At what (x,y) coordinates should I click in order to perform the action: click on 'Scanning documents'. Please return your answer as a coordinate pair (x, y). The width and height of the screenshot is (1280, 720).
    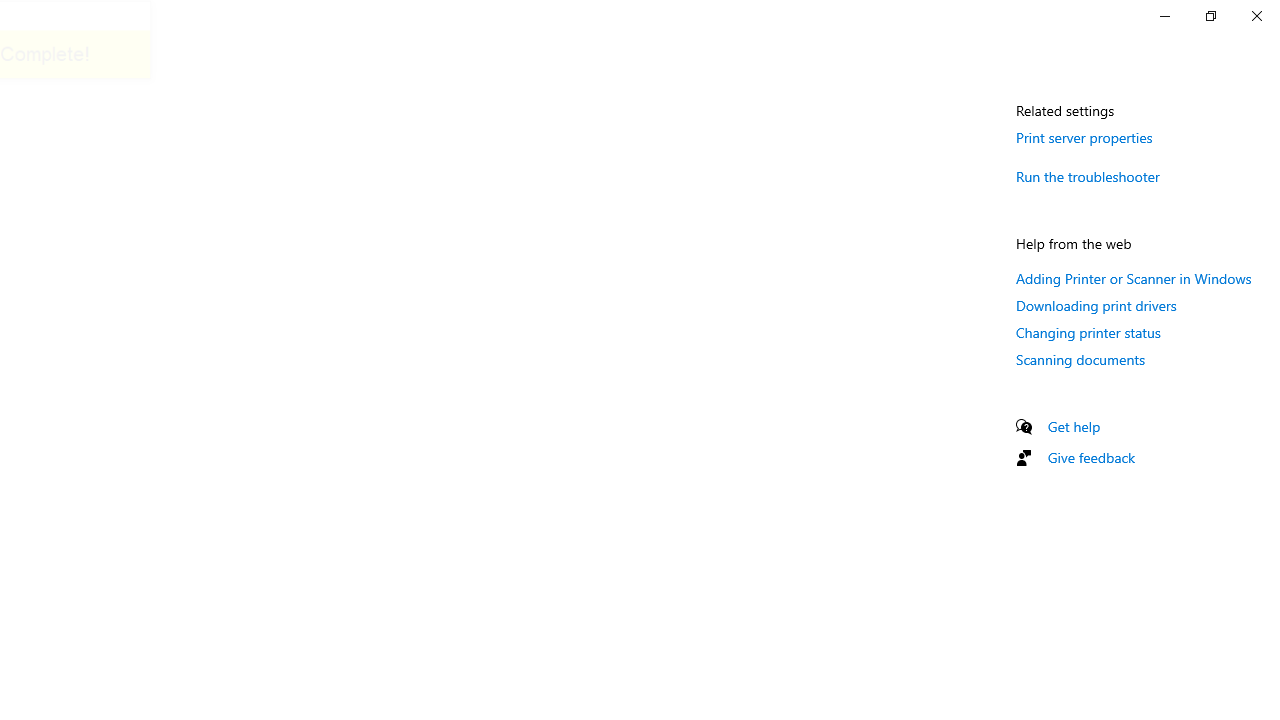
    Looking at the image, I should click on (1079, 358).